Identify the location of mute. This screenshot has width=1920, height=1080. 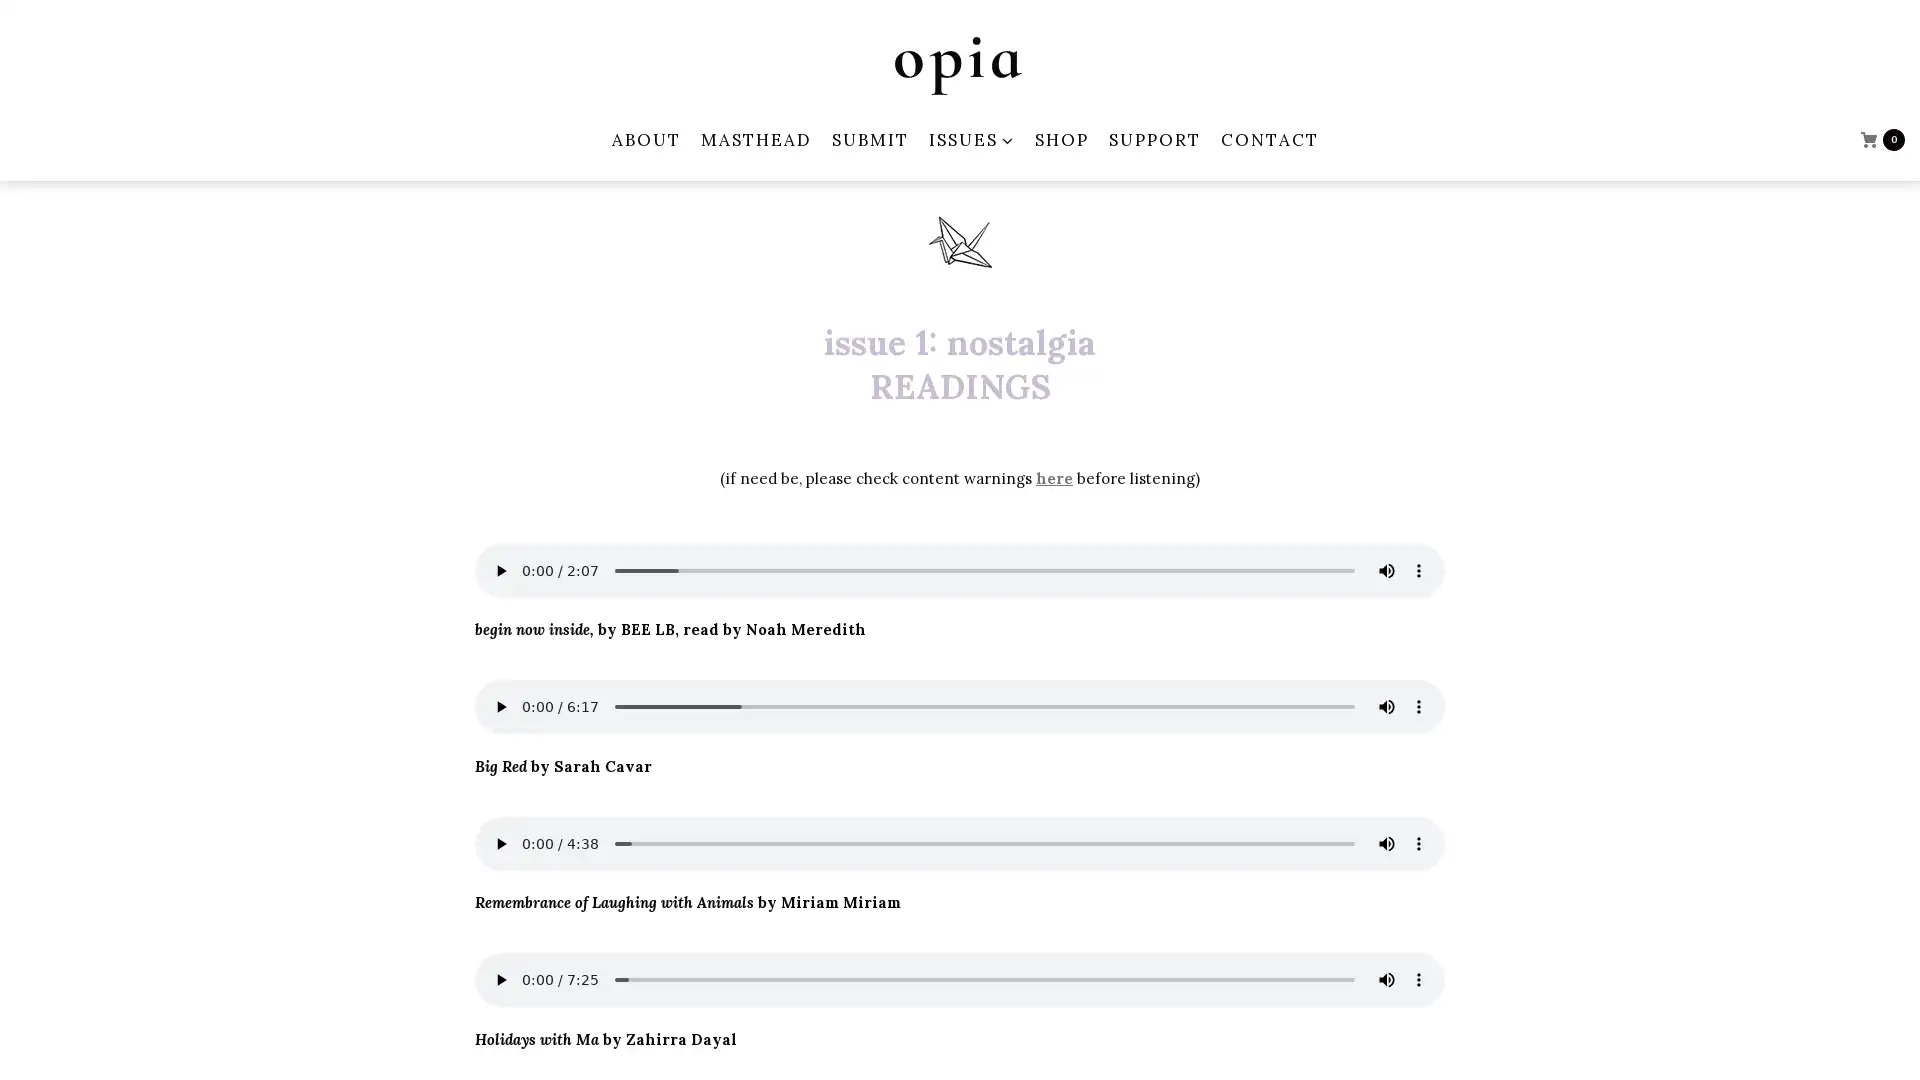
(1386, 705).